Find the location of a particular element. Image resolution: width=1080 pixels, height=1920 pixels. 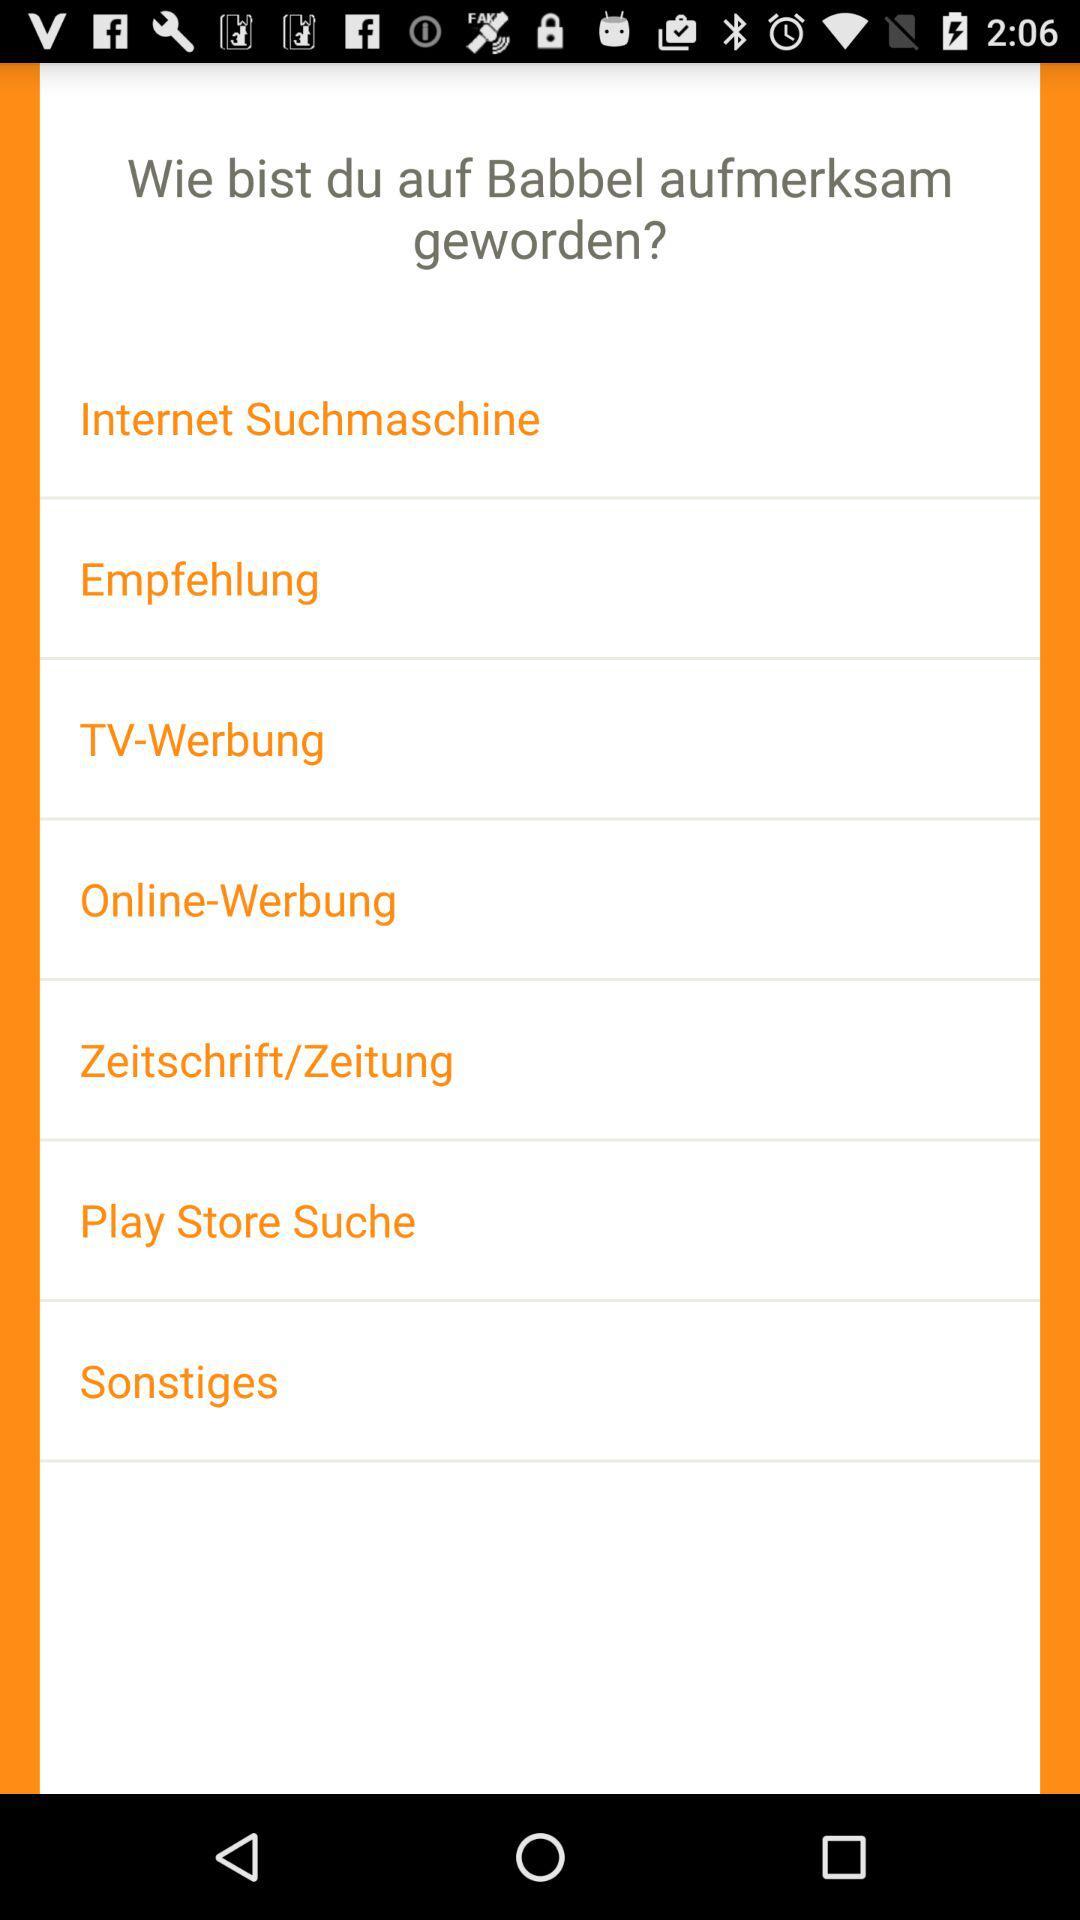

zeitschrift/zeitung is located at coordinates (540, 1058).